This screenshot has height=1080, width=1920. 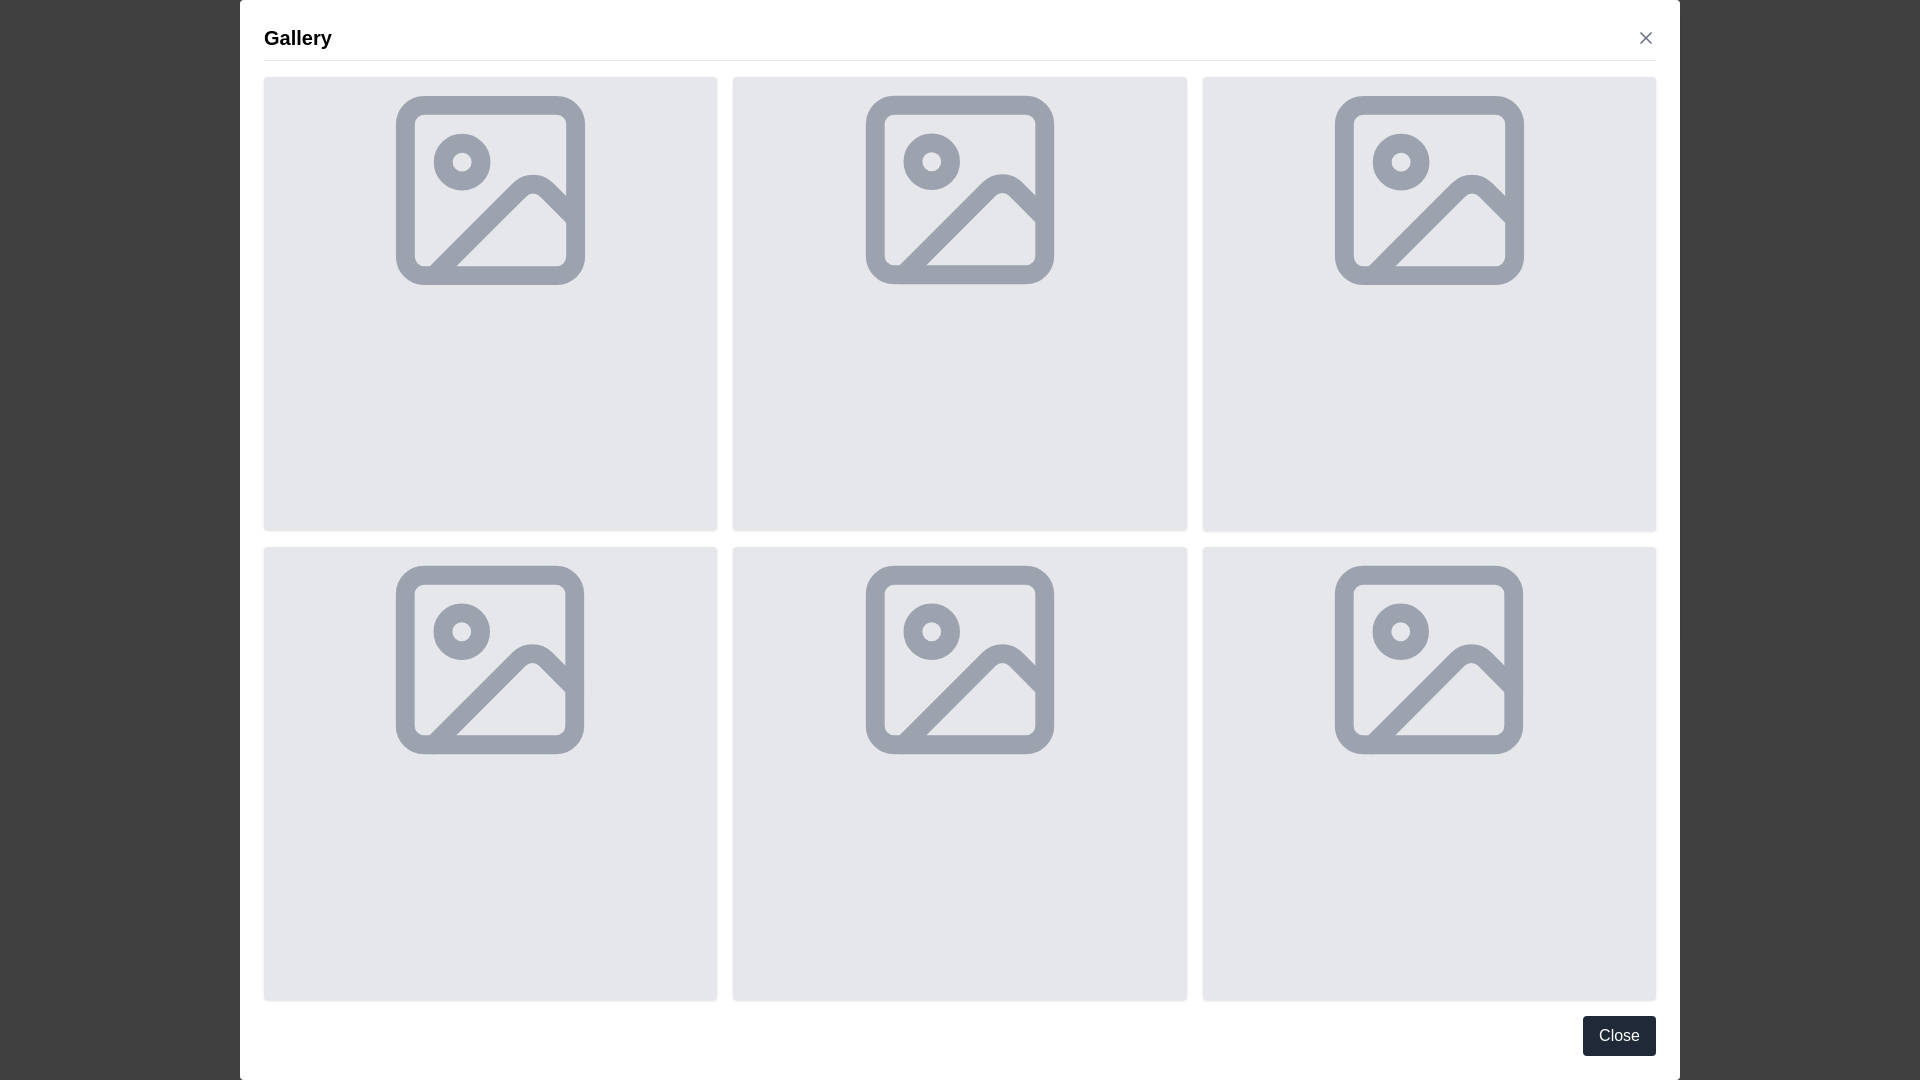 What do you see at coordinates (1400, 161) in the screenshot?
I see `the Circle (SVG element) located in the second column of the first row of the gallery grid, which is contained within the image icon` at bounding box center [1400, 161].